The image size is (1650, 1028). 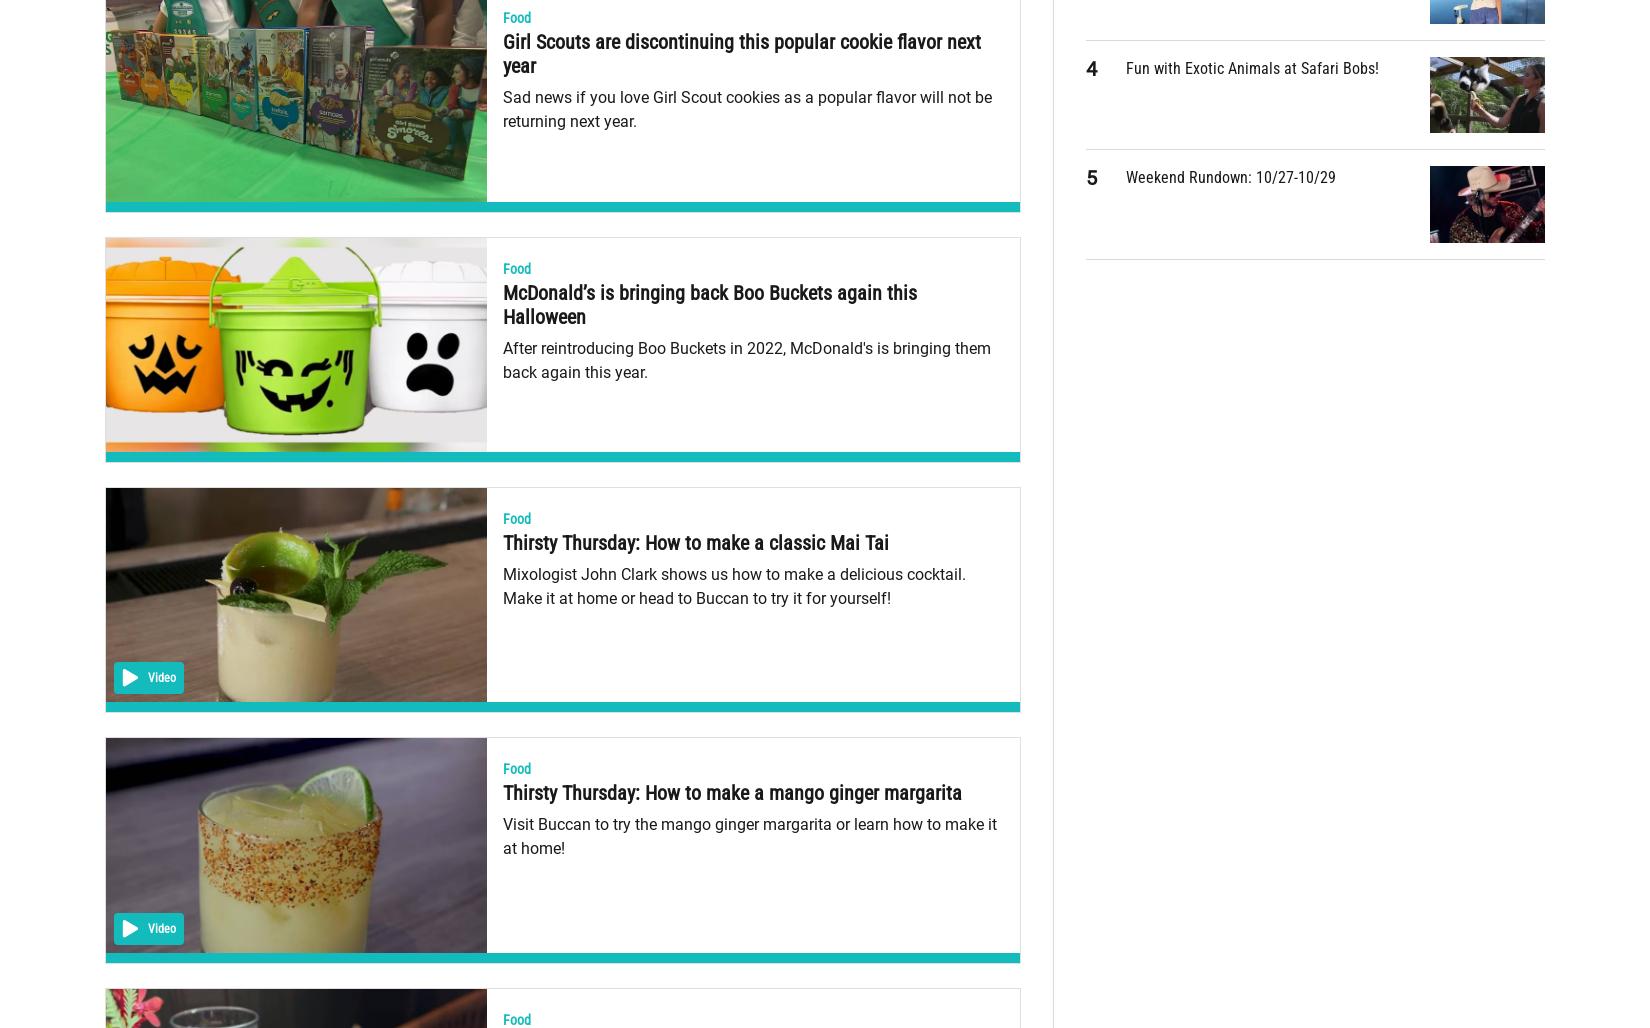 I want to click on 'After reintroducing Boo Buckets in 2022, McDonald's is bringing them back again this year.', so click(x=744, y=358).